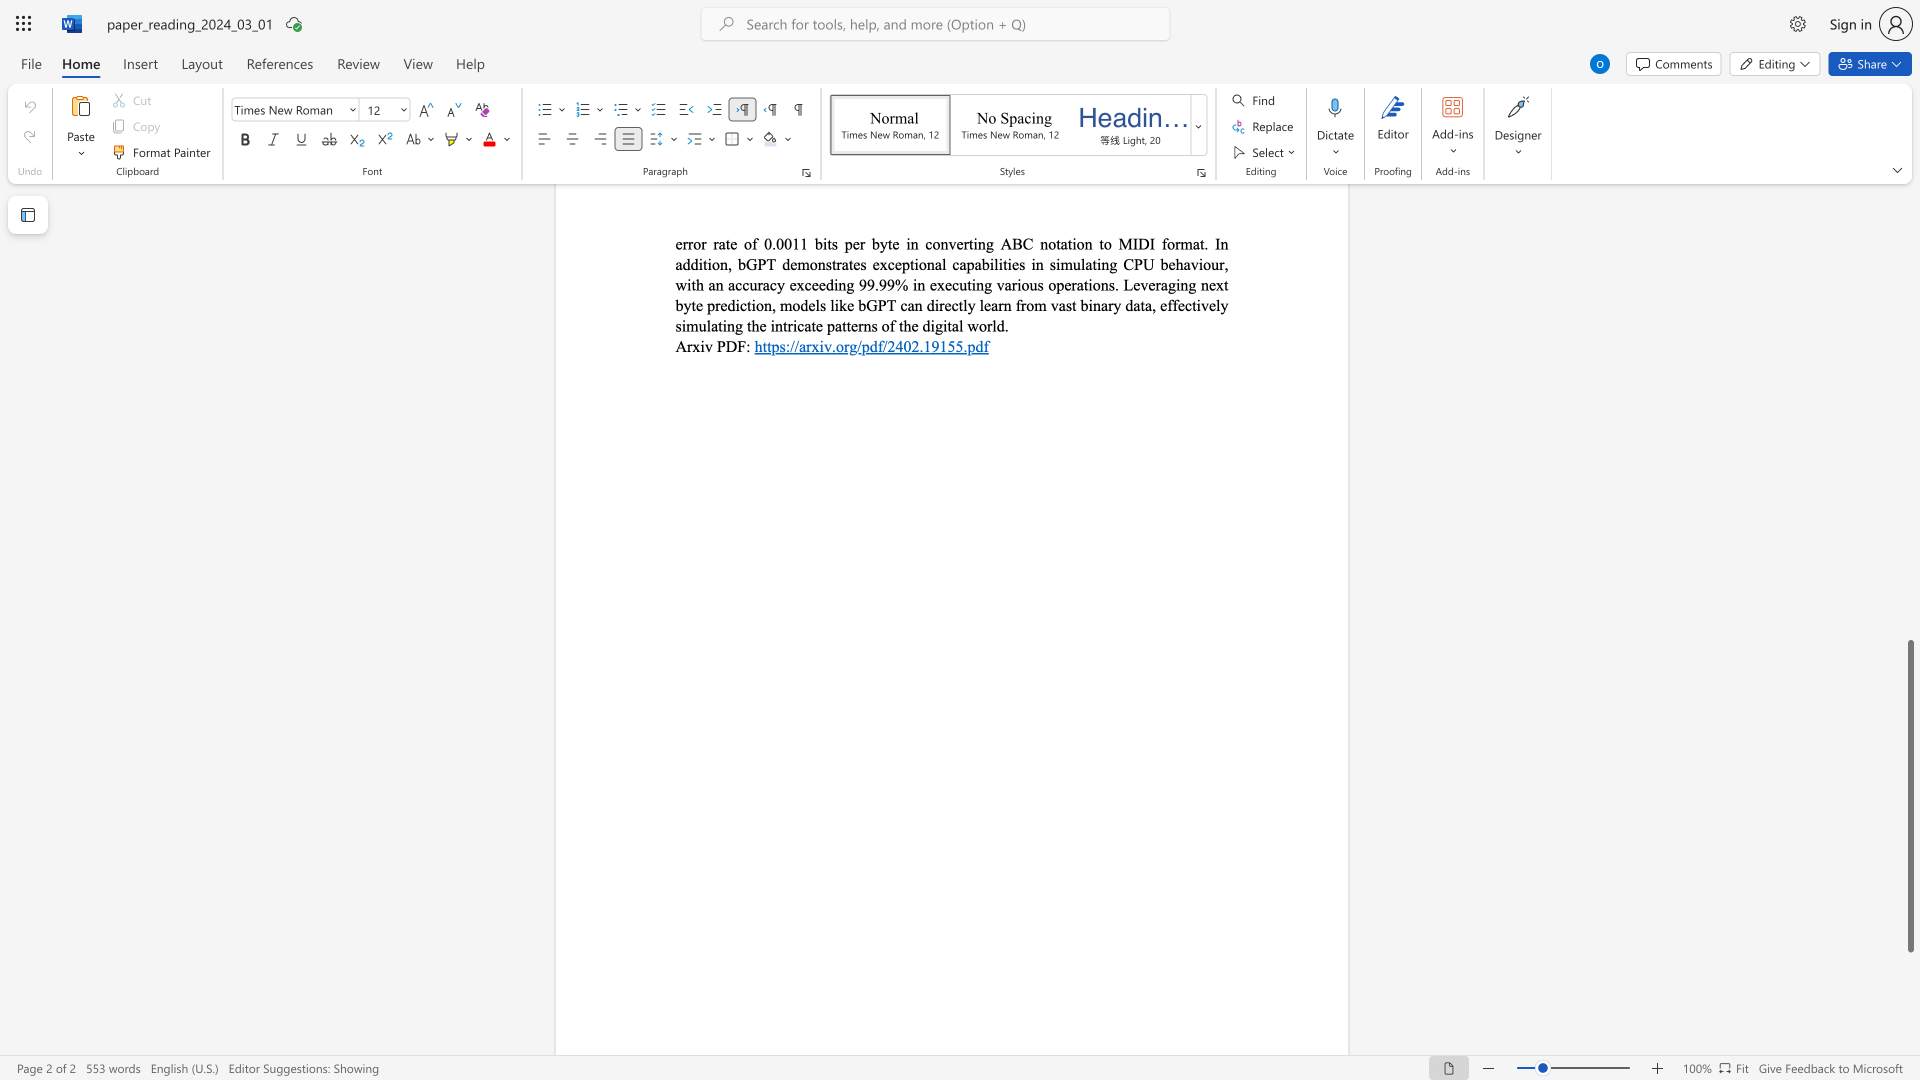 Image resolution: width=1920 pixels, height=1080 pixels. Describe the element at coordinates (1909, 389) in the screenshot. I see `the scrollbar to move the view up` at that location.